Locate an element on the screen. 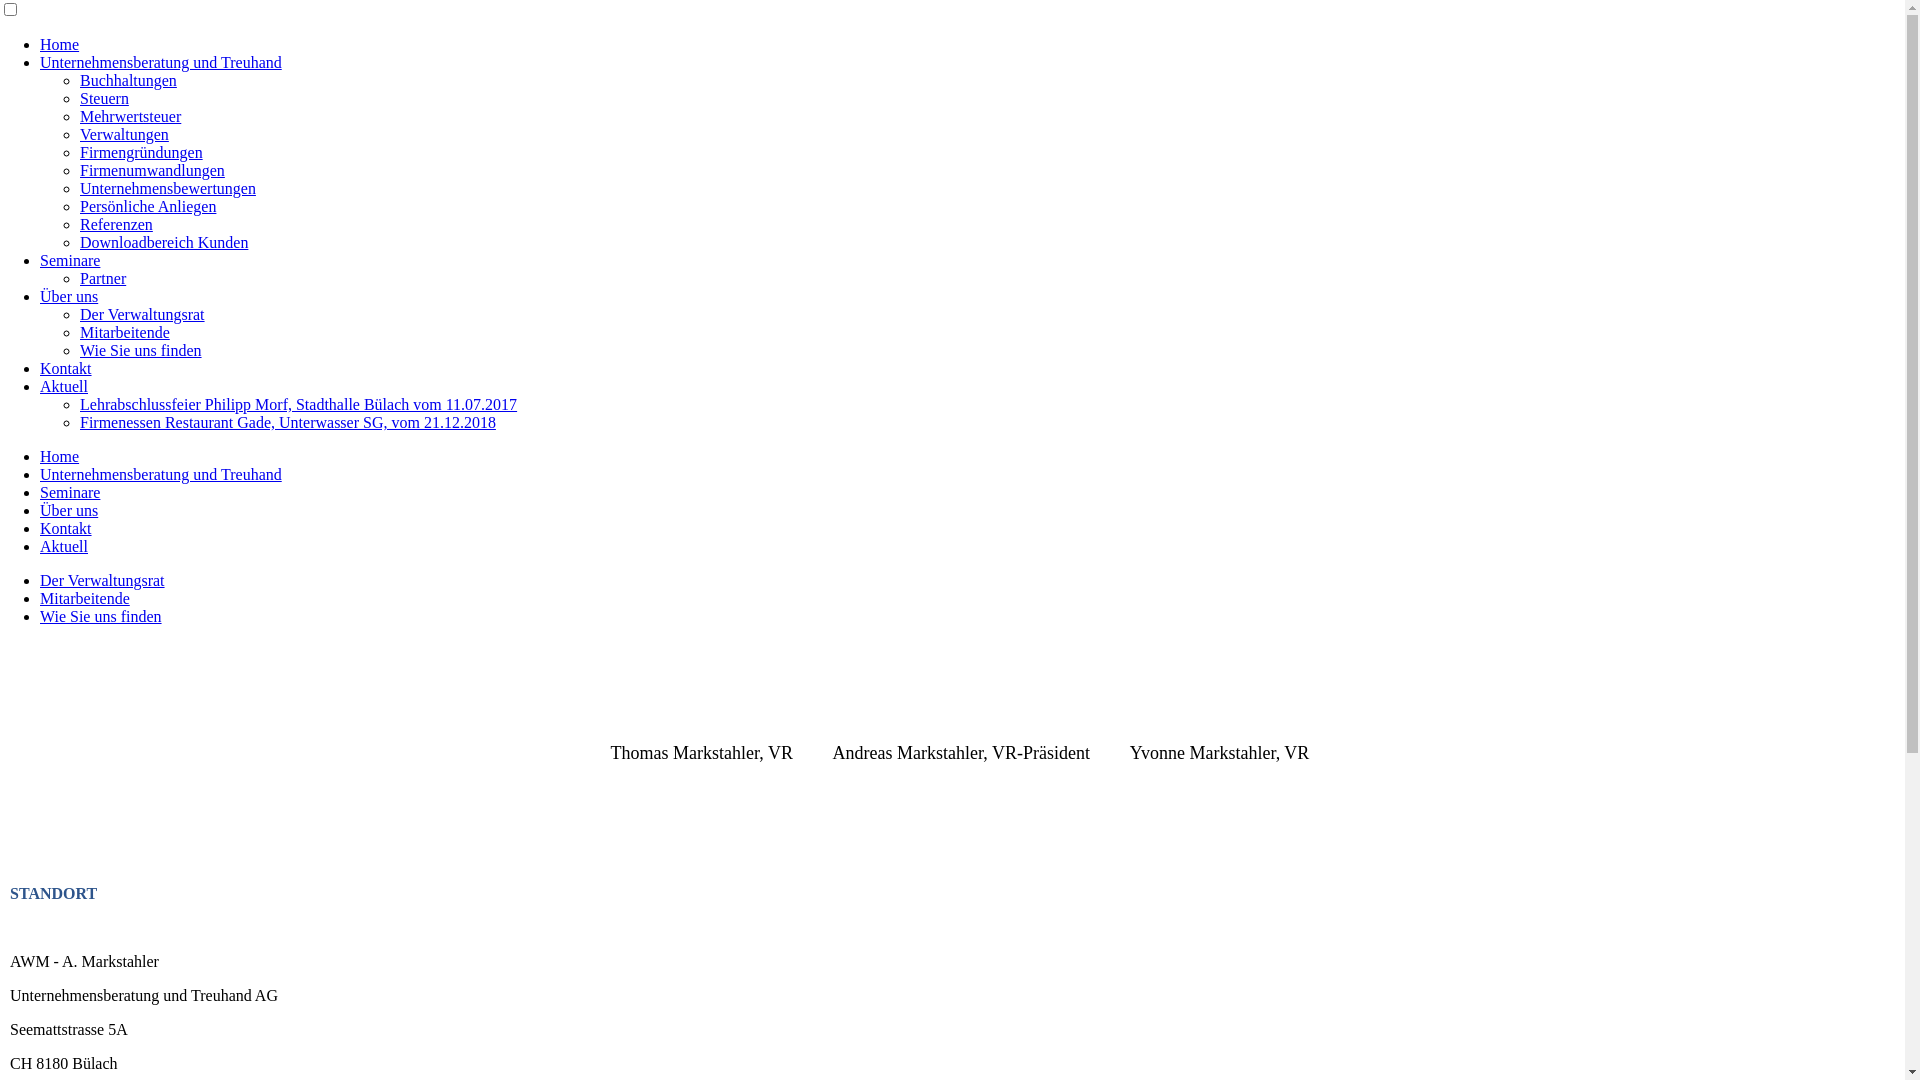 This screenshot has height=1080, width=1920. 'Seminare' is located at coordinates (39, 492).